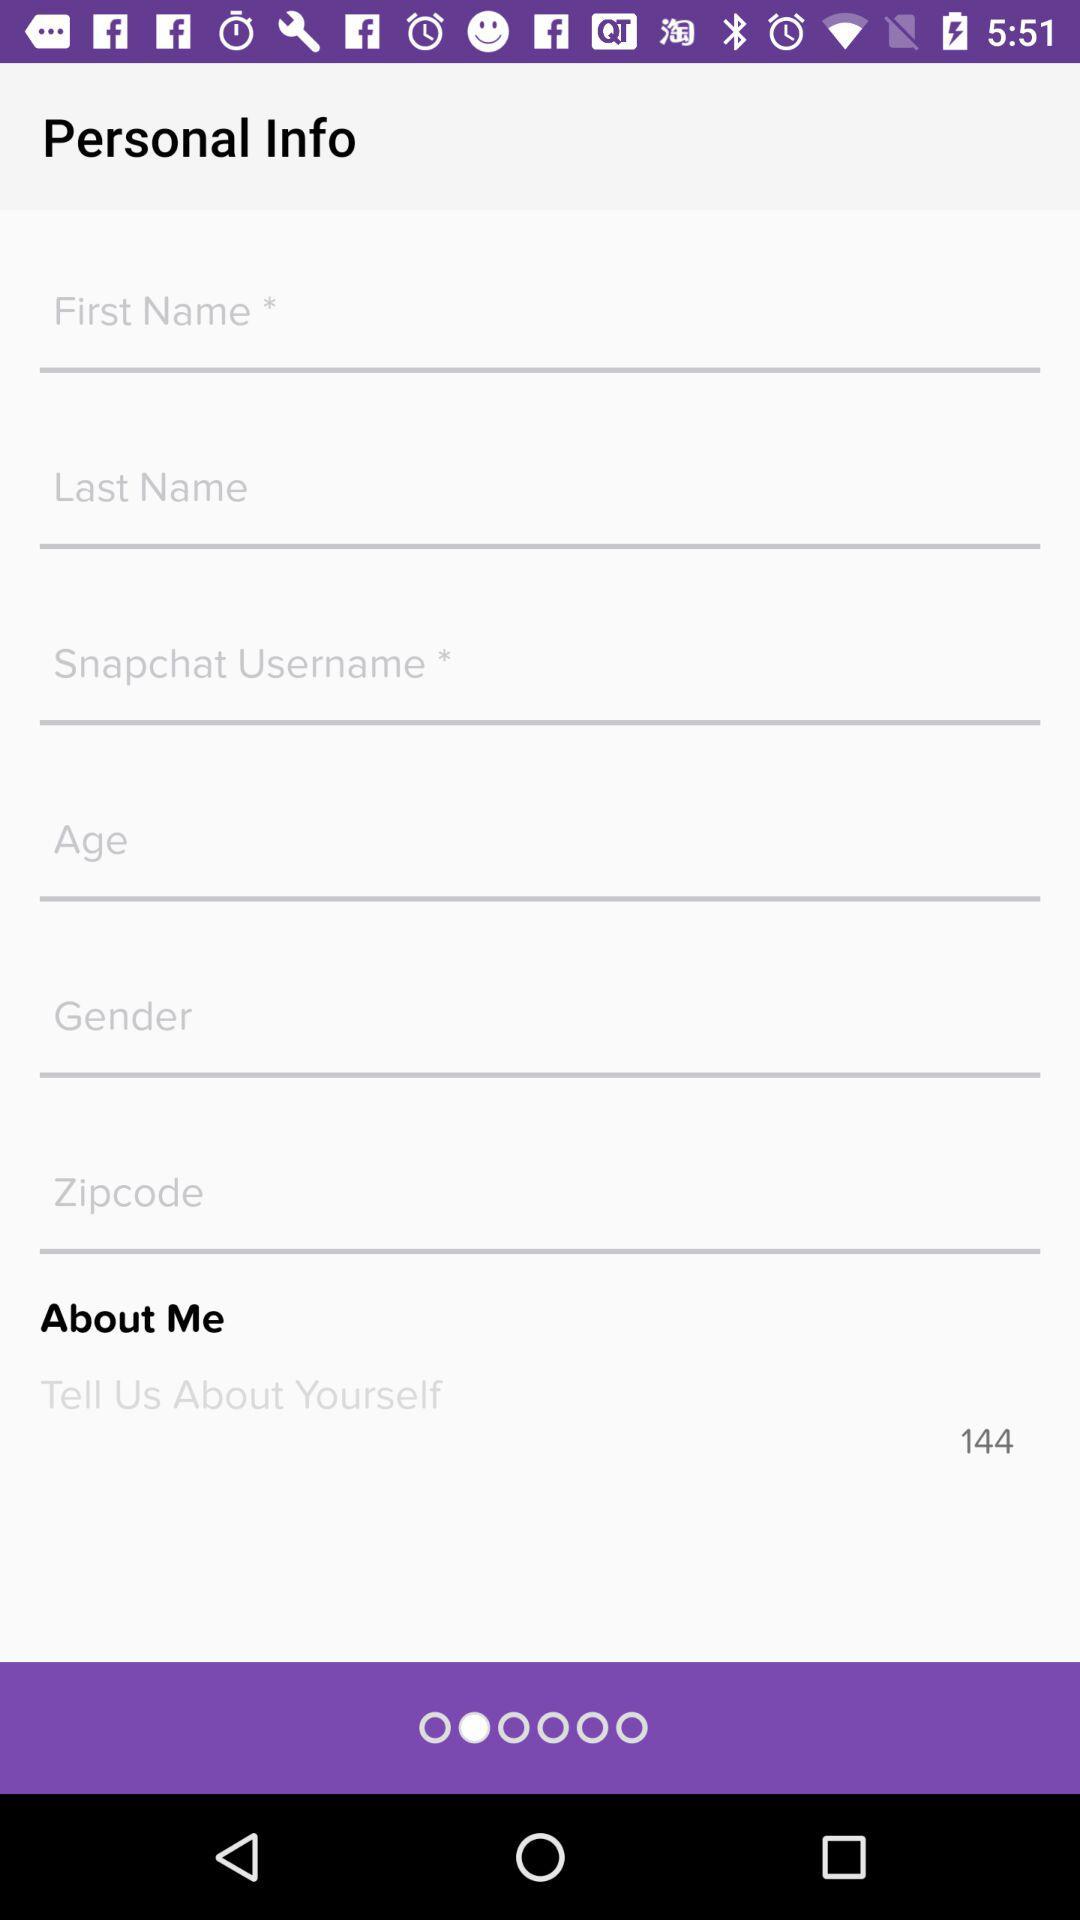  I want to click on fill in the zipcode, so click(540, 1181).